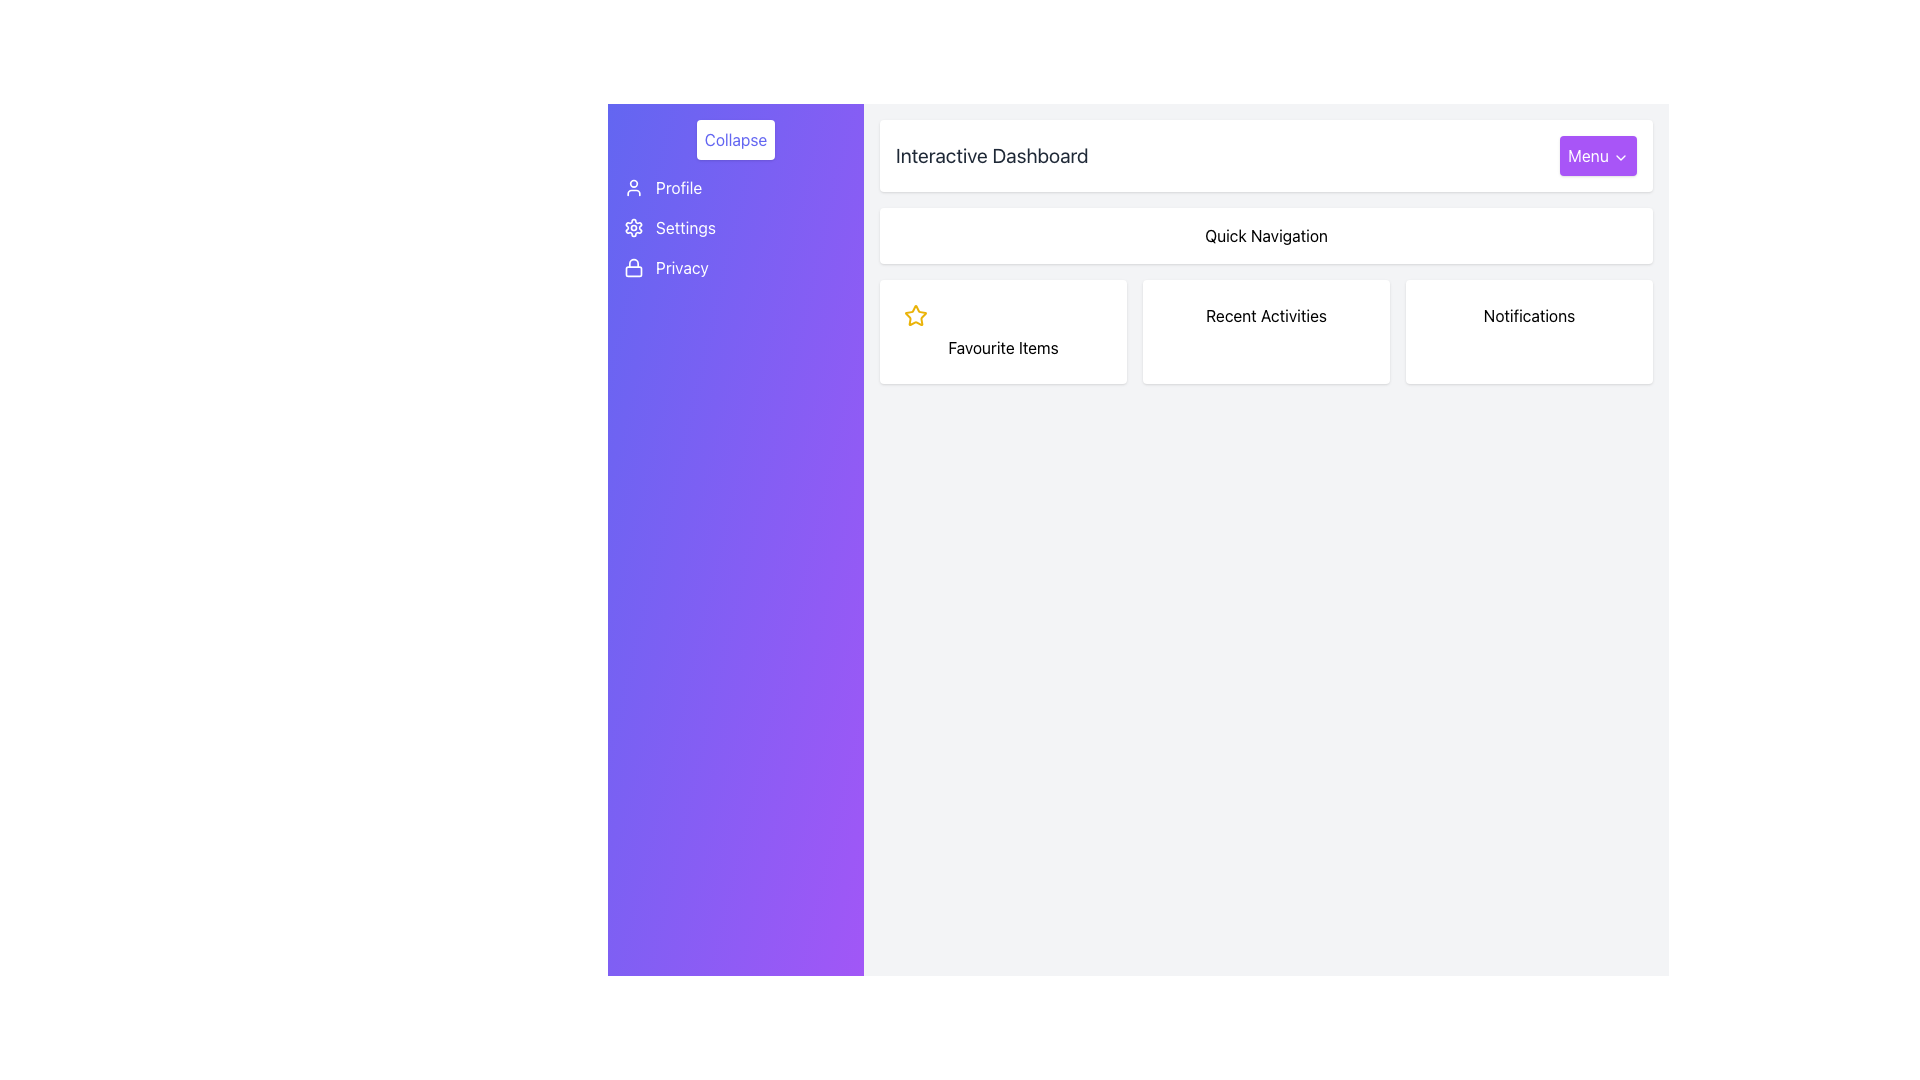 The image size is (1920, 1080). Describe the element at coordinates (915, 315) in the screenshot. I see `the star icon in the 'Favourite Items' card located in the left column under 'Quick Navigation', which indicates an interactive feature for marking items as favorites` at that location.